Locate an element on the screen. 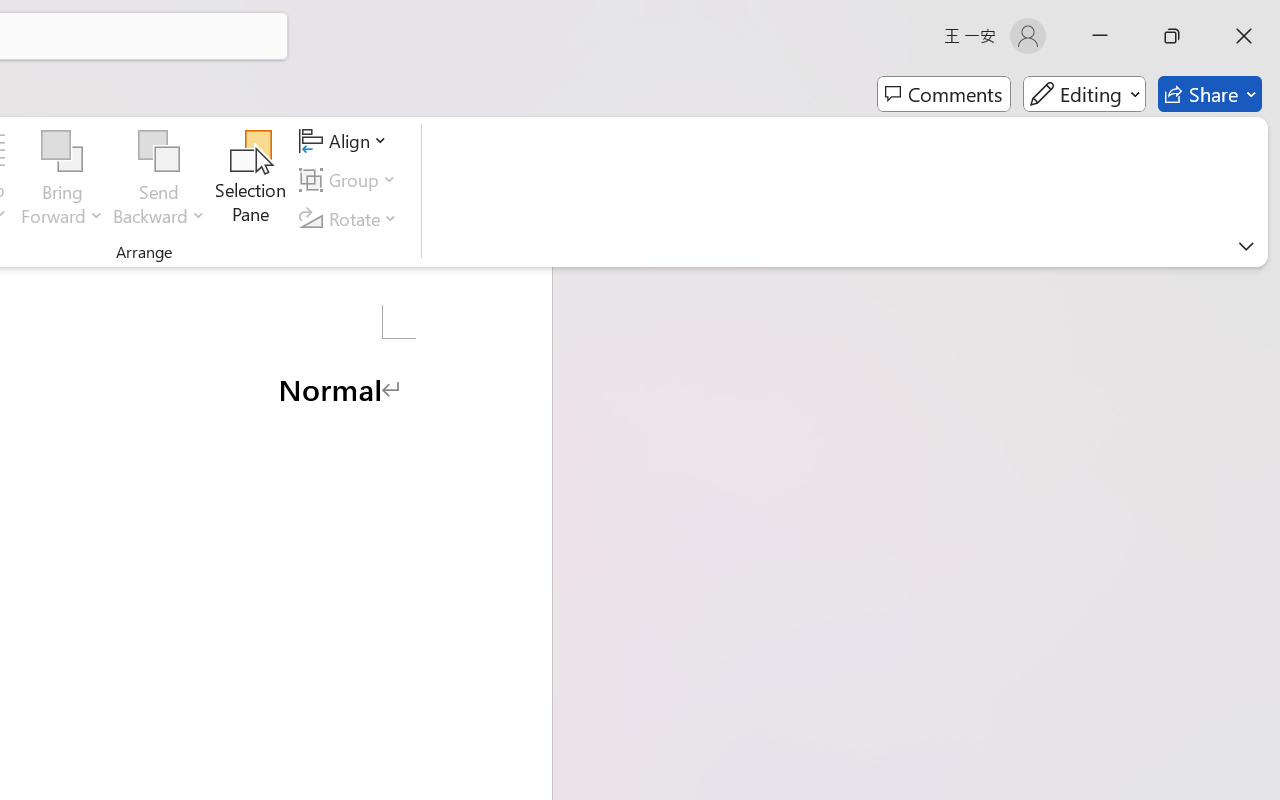  'Send Backward' is located at coordinates (158, 151).